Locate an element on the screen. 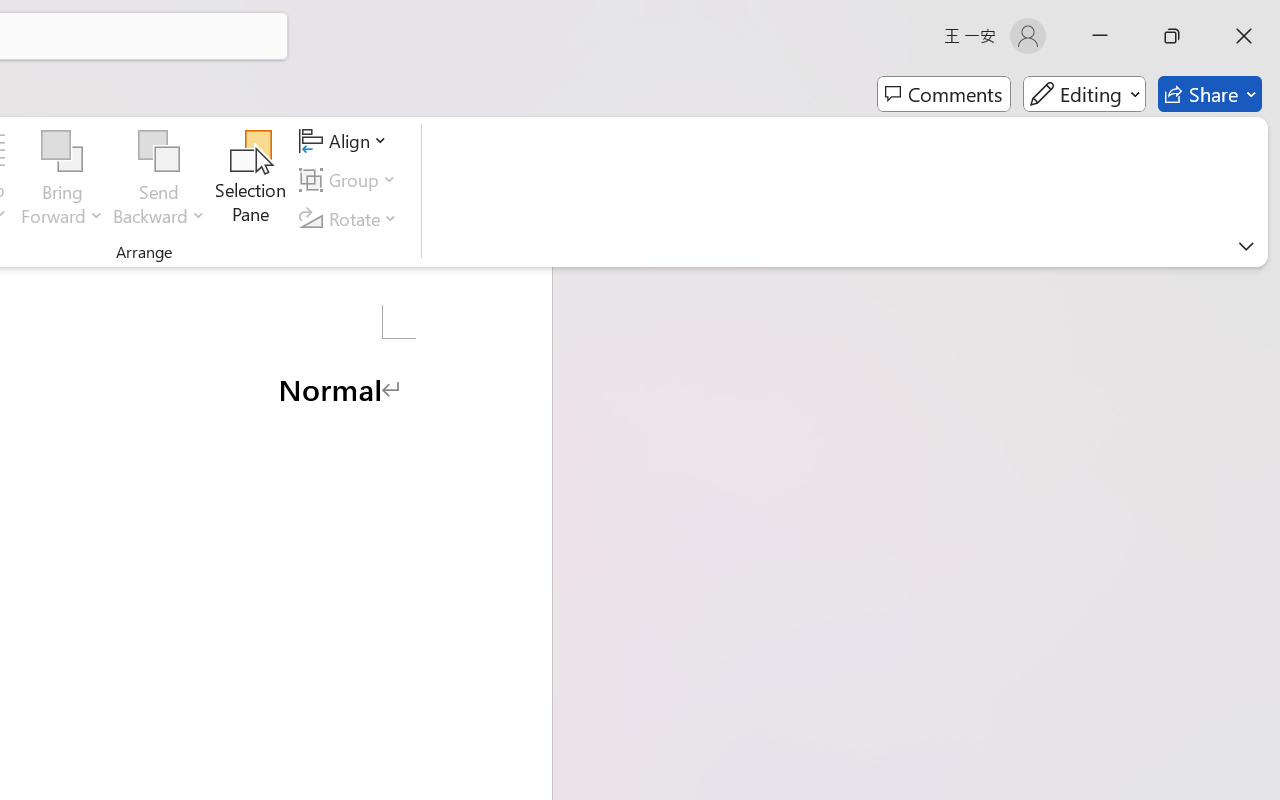  'Send Backward' is located at coordinates (158, 151).